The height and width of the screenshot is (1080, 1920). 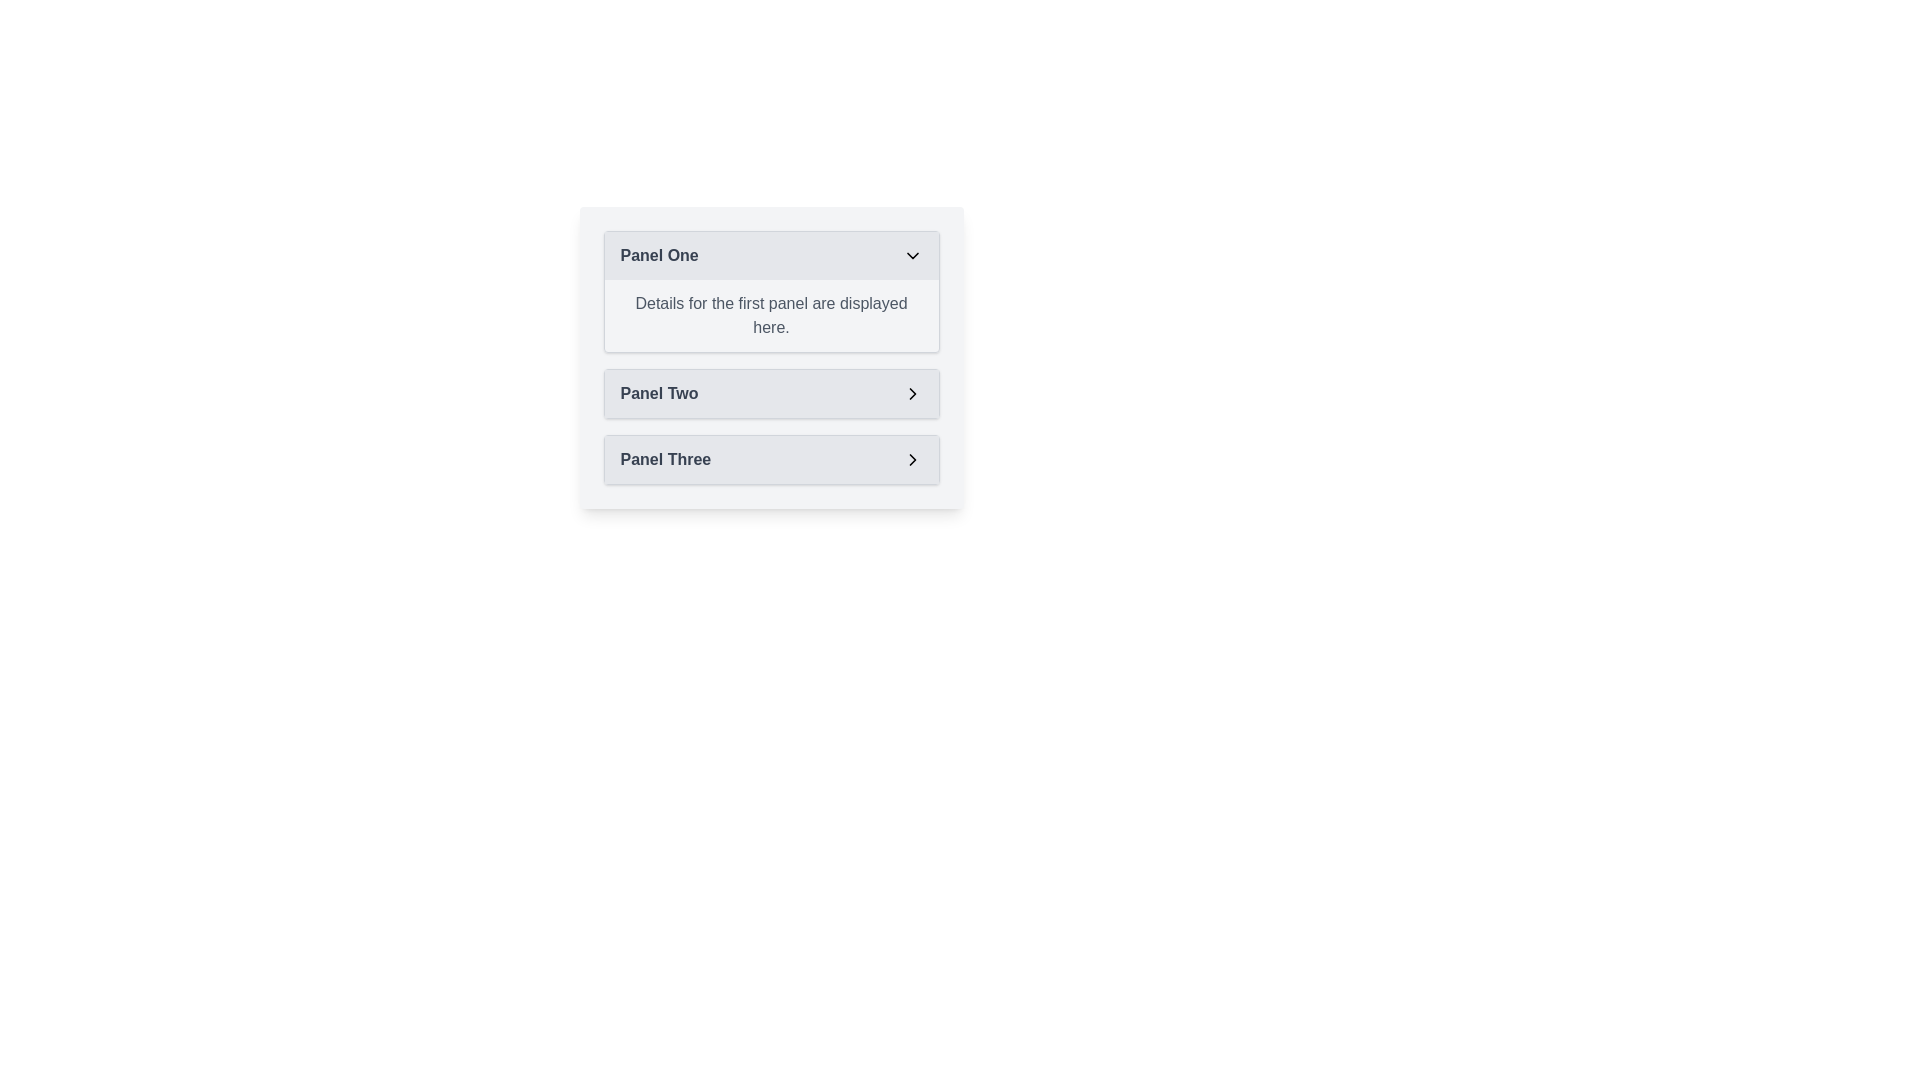 I want to click on the text element displaying 'Details for the first panel are displayed here.' located in the 'Panel One' section, so click(x=770, y=315).